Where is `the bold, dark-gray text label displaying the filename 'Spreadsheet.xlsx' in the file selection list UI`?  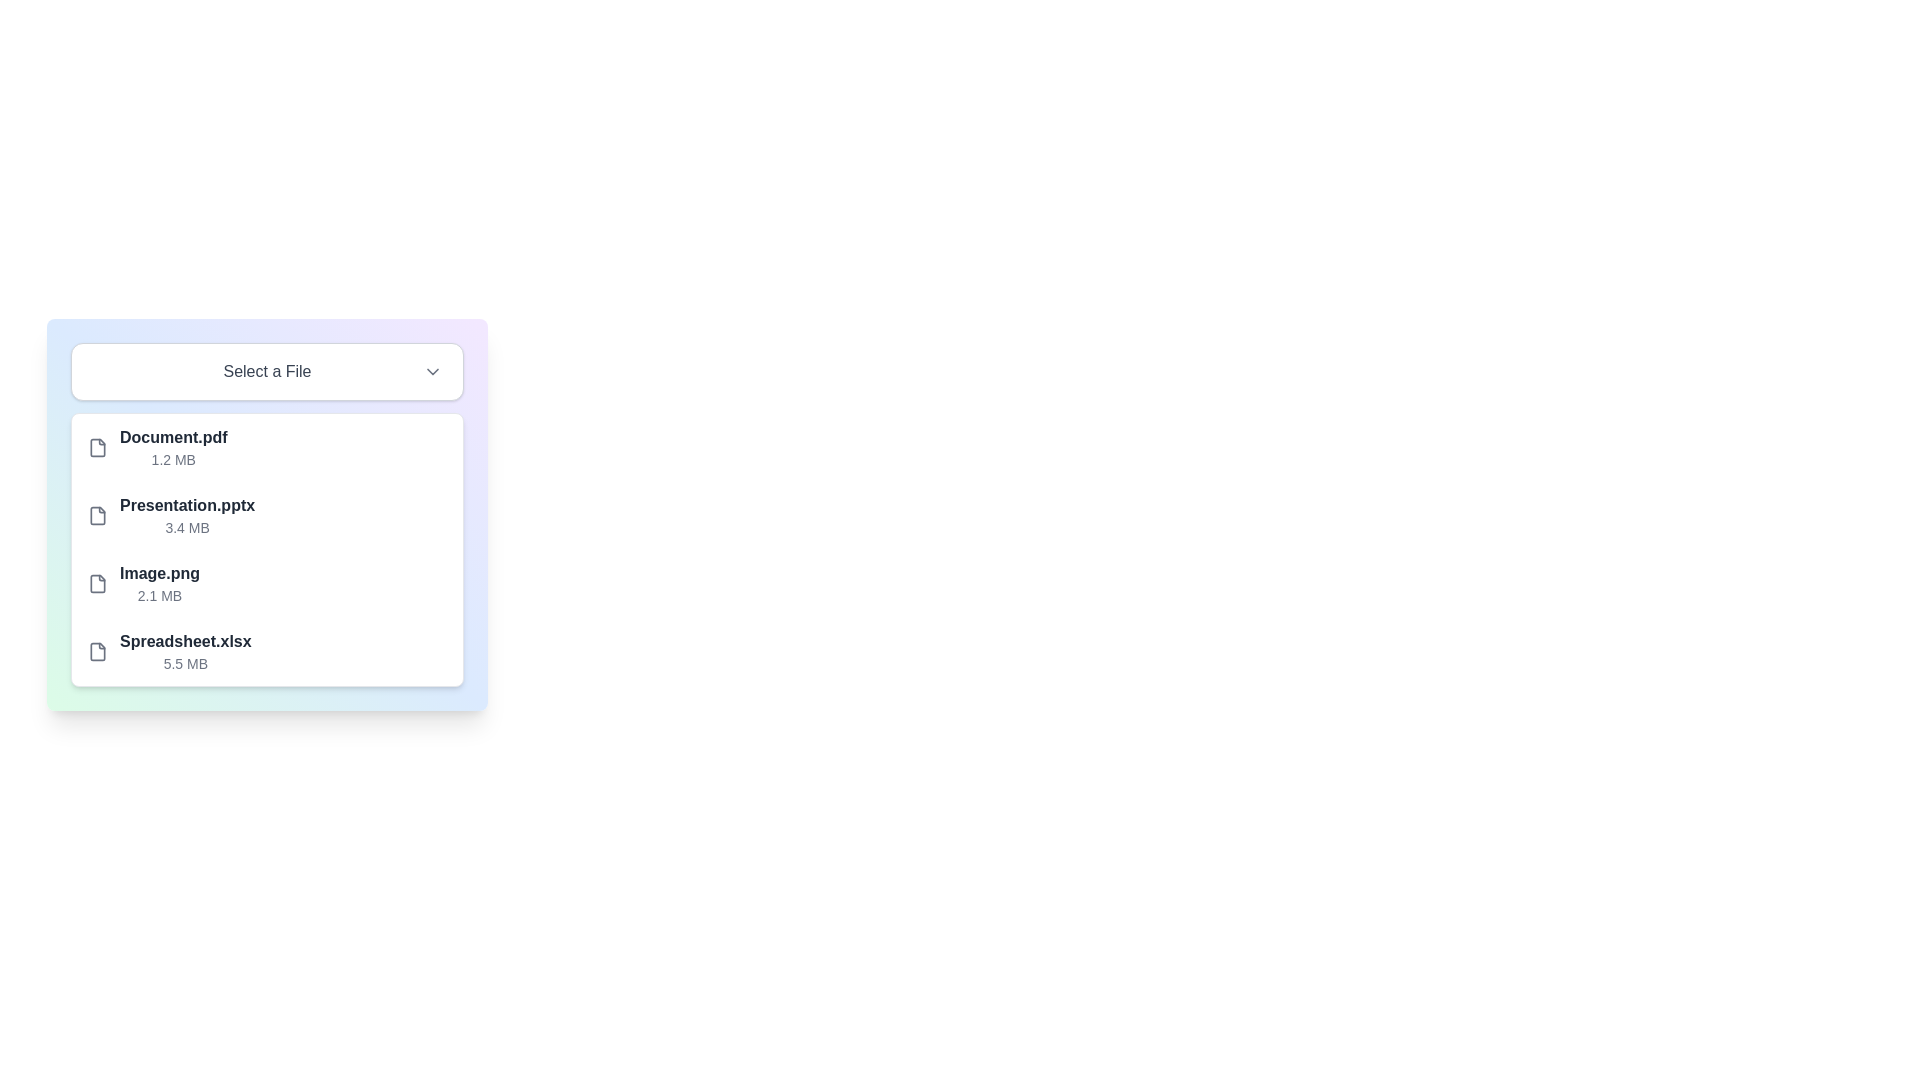 the bold, dark-gray text label displaying the filename 'Spreadsheet.xlsx' in the file selection list UI is located at coordinates (185, 641).